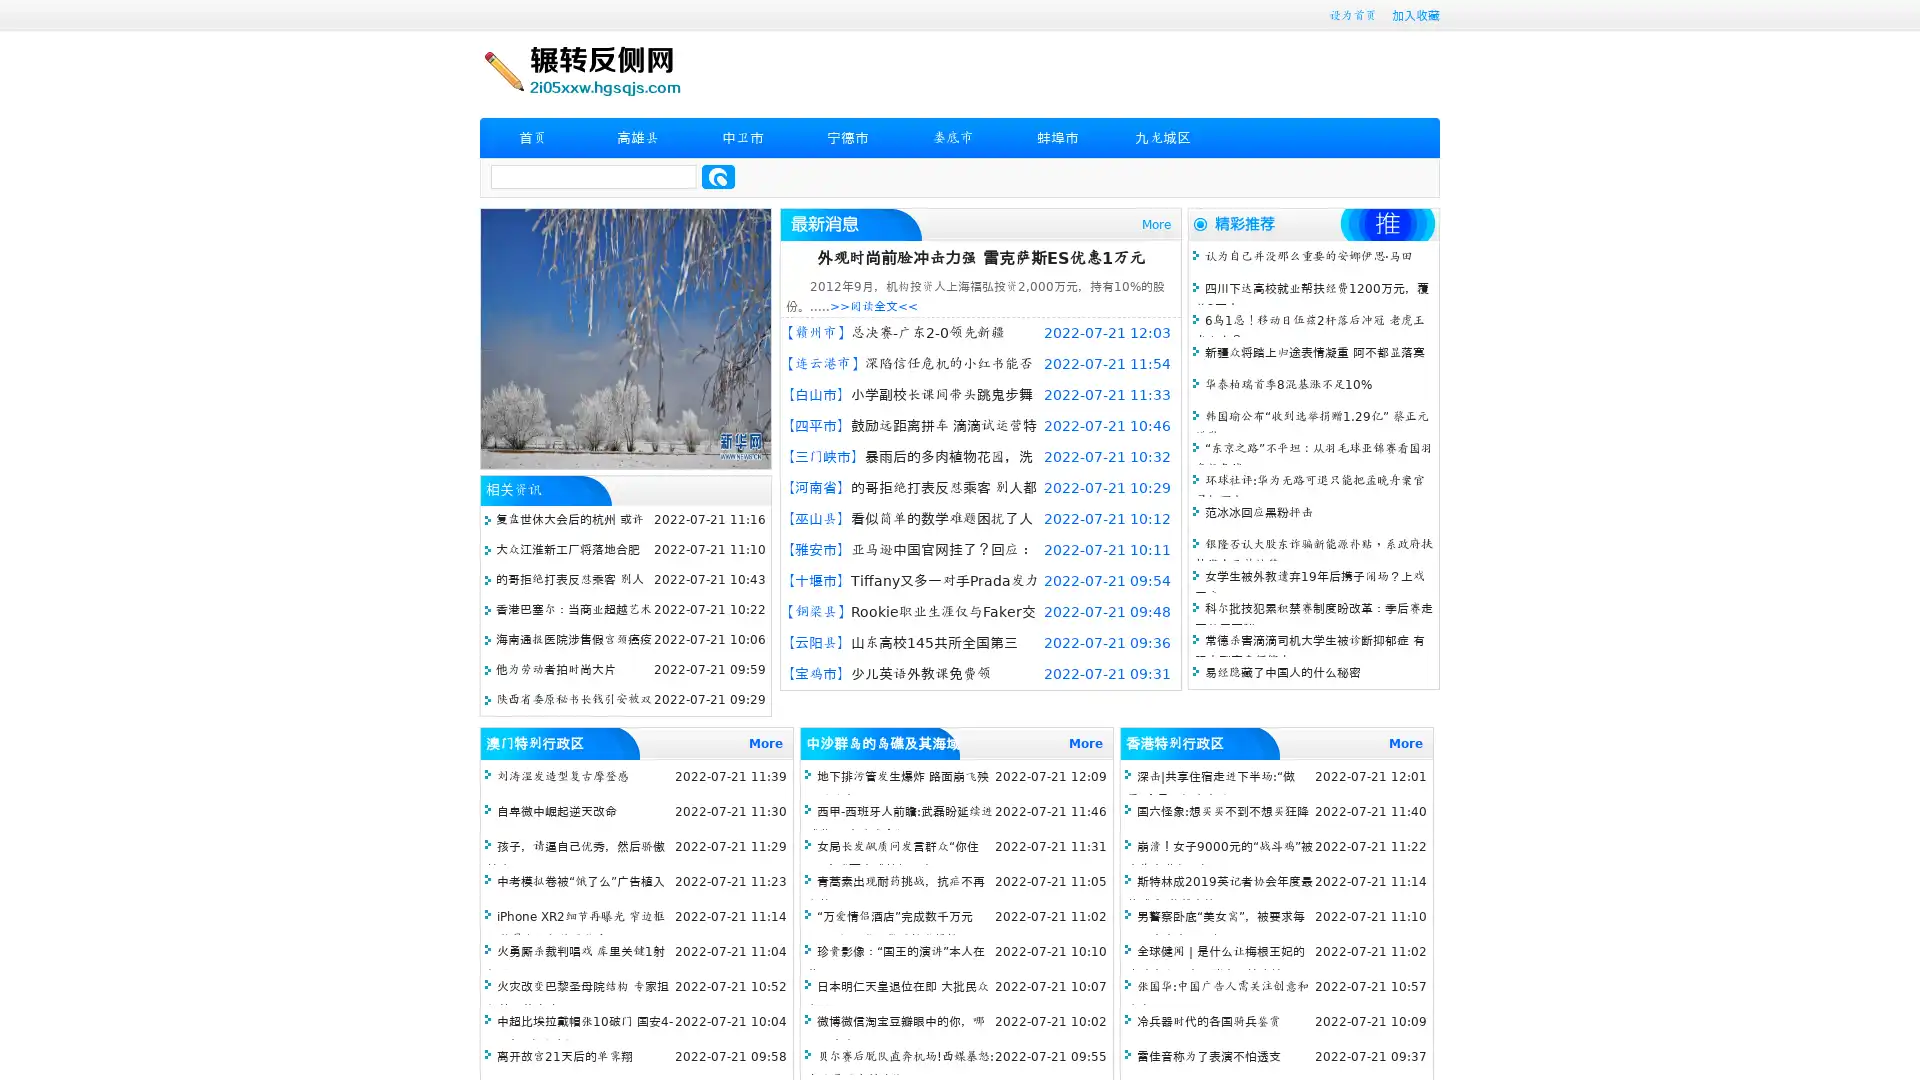 The height and width of the screenshot is (1080, 1920). I want to click on Search, so click(718, 176).